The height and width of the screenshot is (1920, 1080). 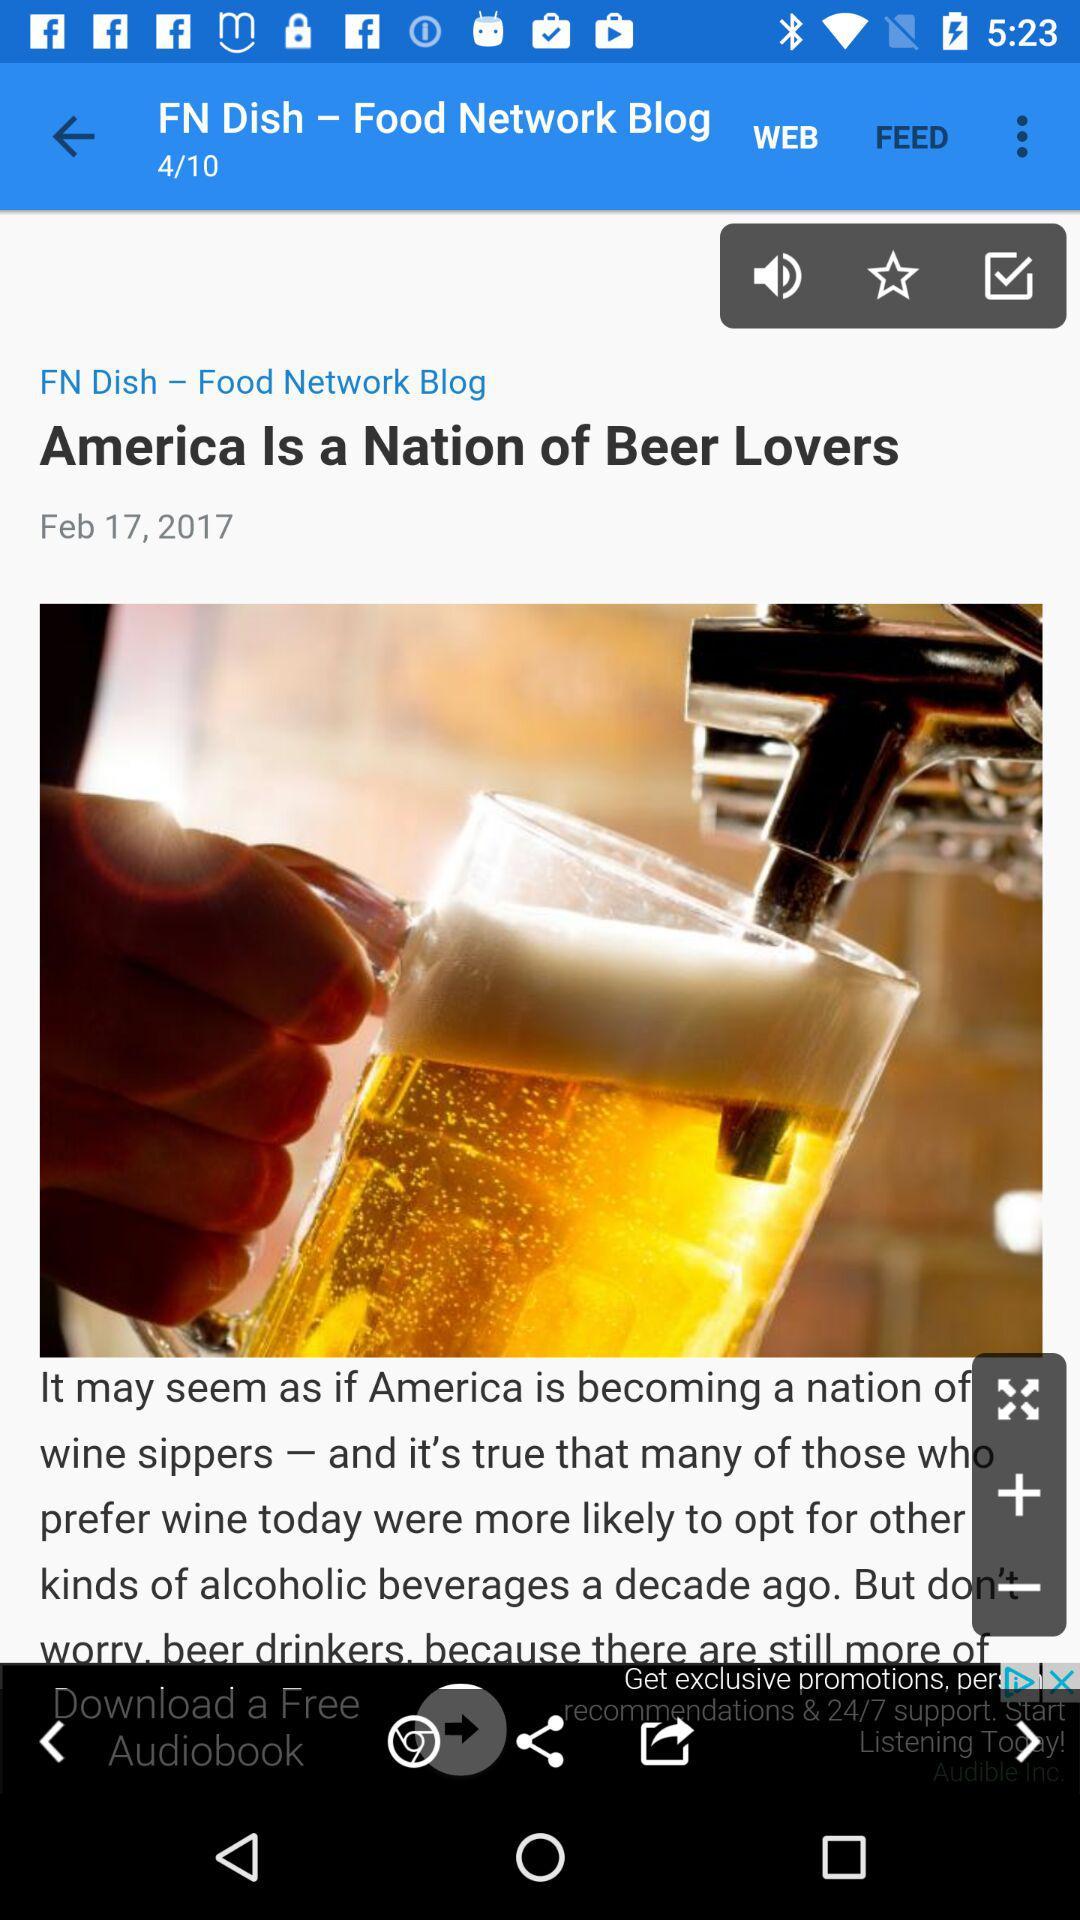 What do you see at coordinates (51, 1740) in the screenshot?
I see `go previous` at bounding box center [51, 1740].